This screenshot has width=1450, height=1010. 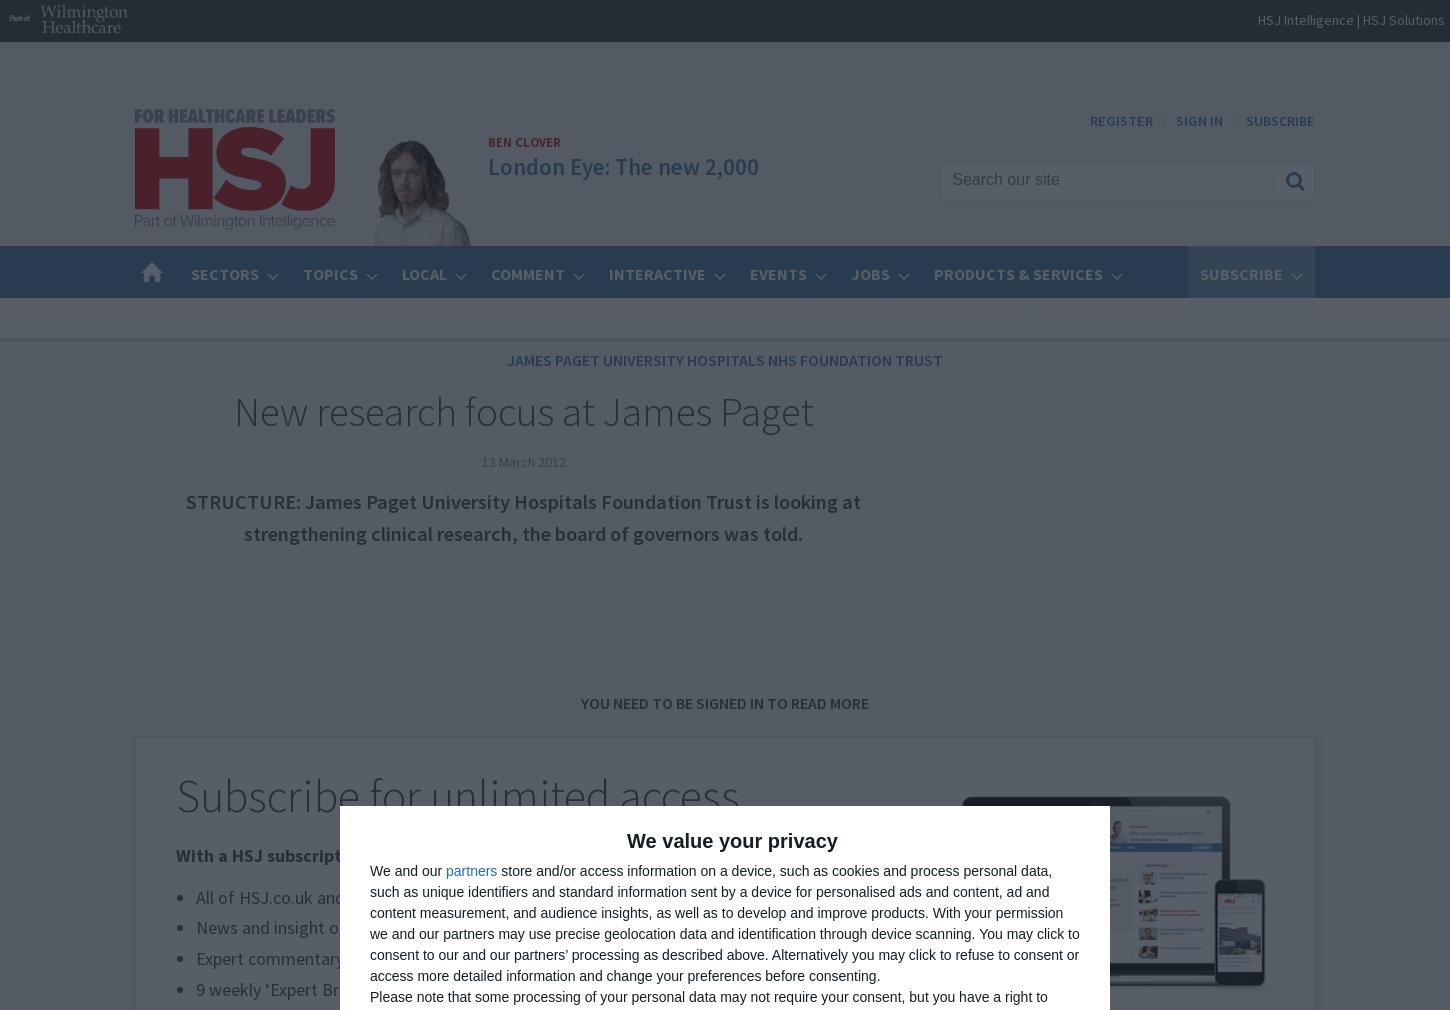 I want to click on 'New research focus at James Paget', so click(x=523, y=411).